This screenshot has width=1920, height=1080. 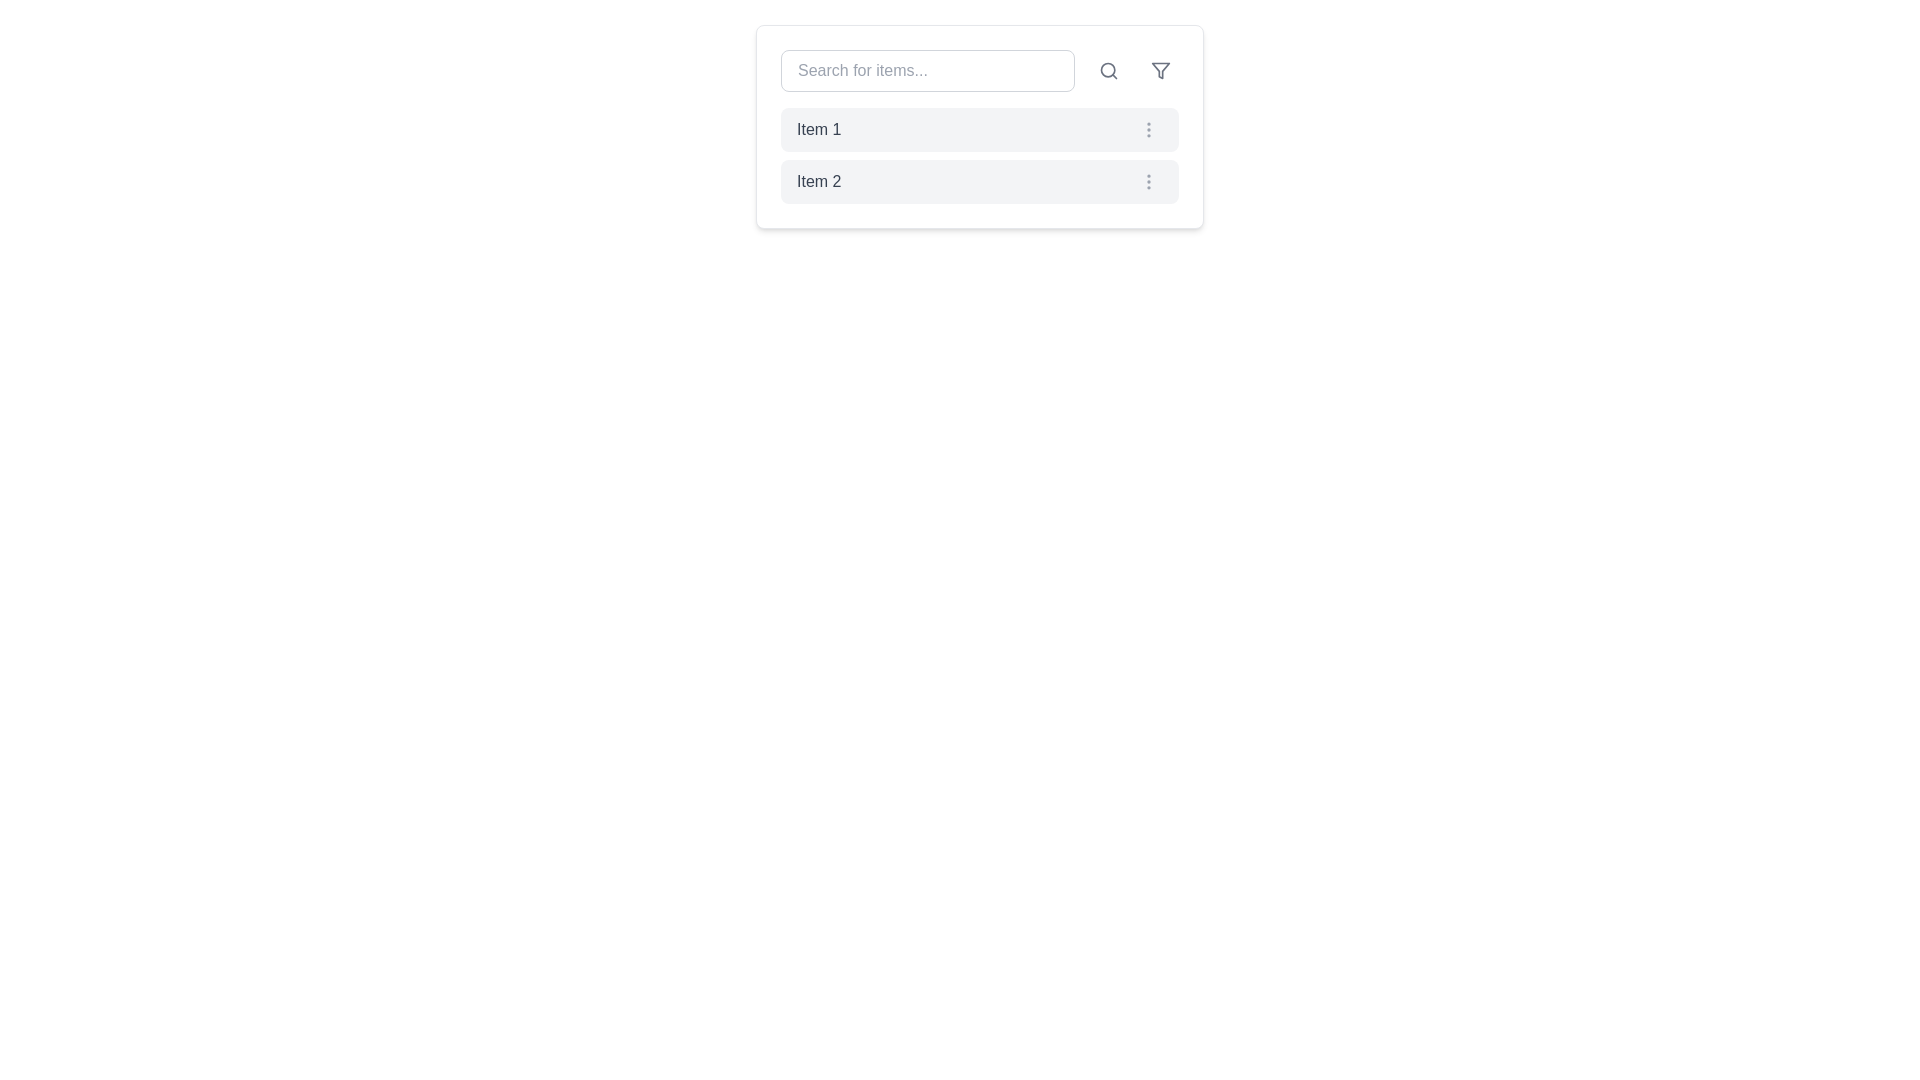 I want to click on the non-interactive Text Label that serves as the title for the first list item, located at the top of the list under the search bar, so click(x=819, y=130).